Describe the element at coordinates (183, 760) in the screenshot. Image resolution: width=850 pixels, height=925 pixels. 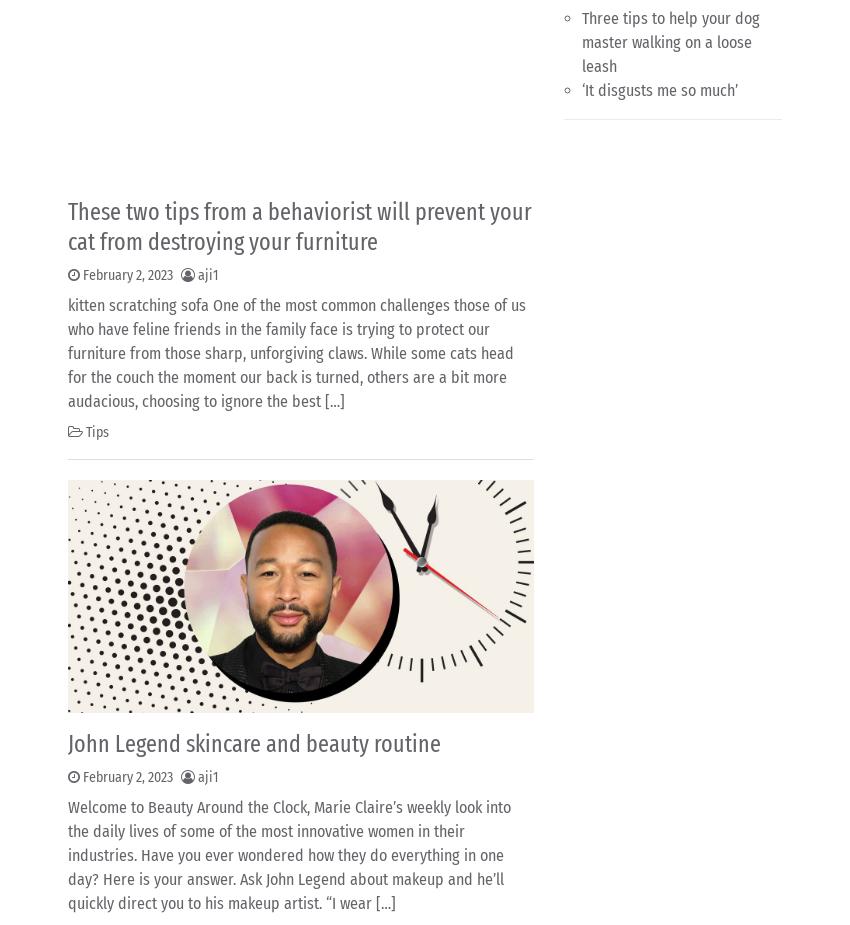
I see `'677'` at that location.